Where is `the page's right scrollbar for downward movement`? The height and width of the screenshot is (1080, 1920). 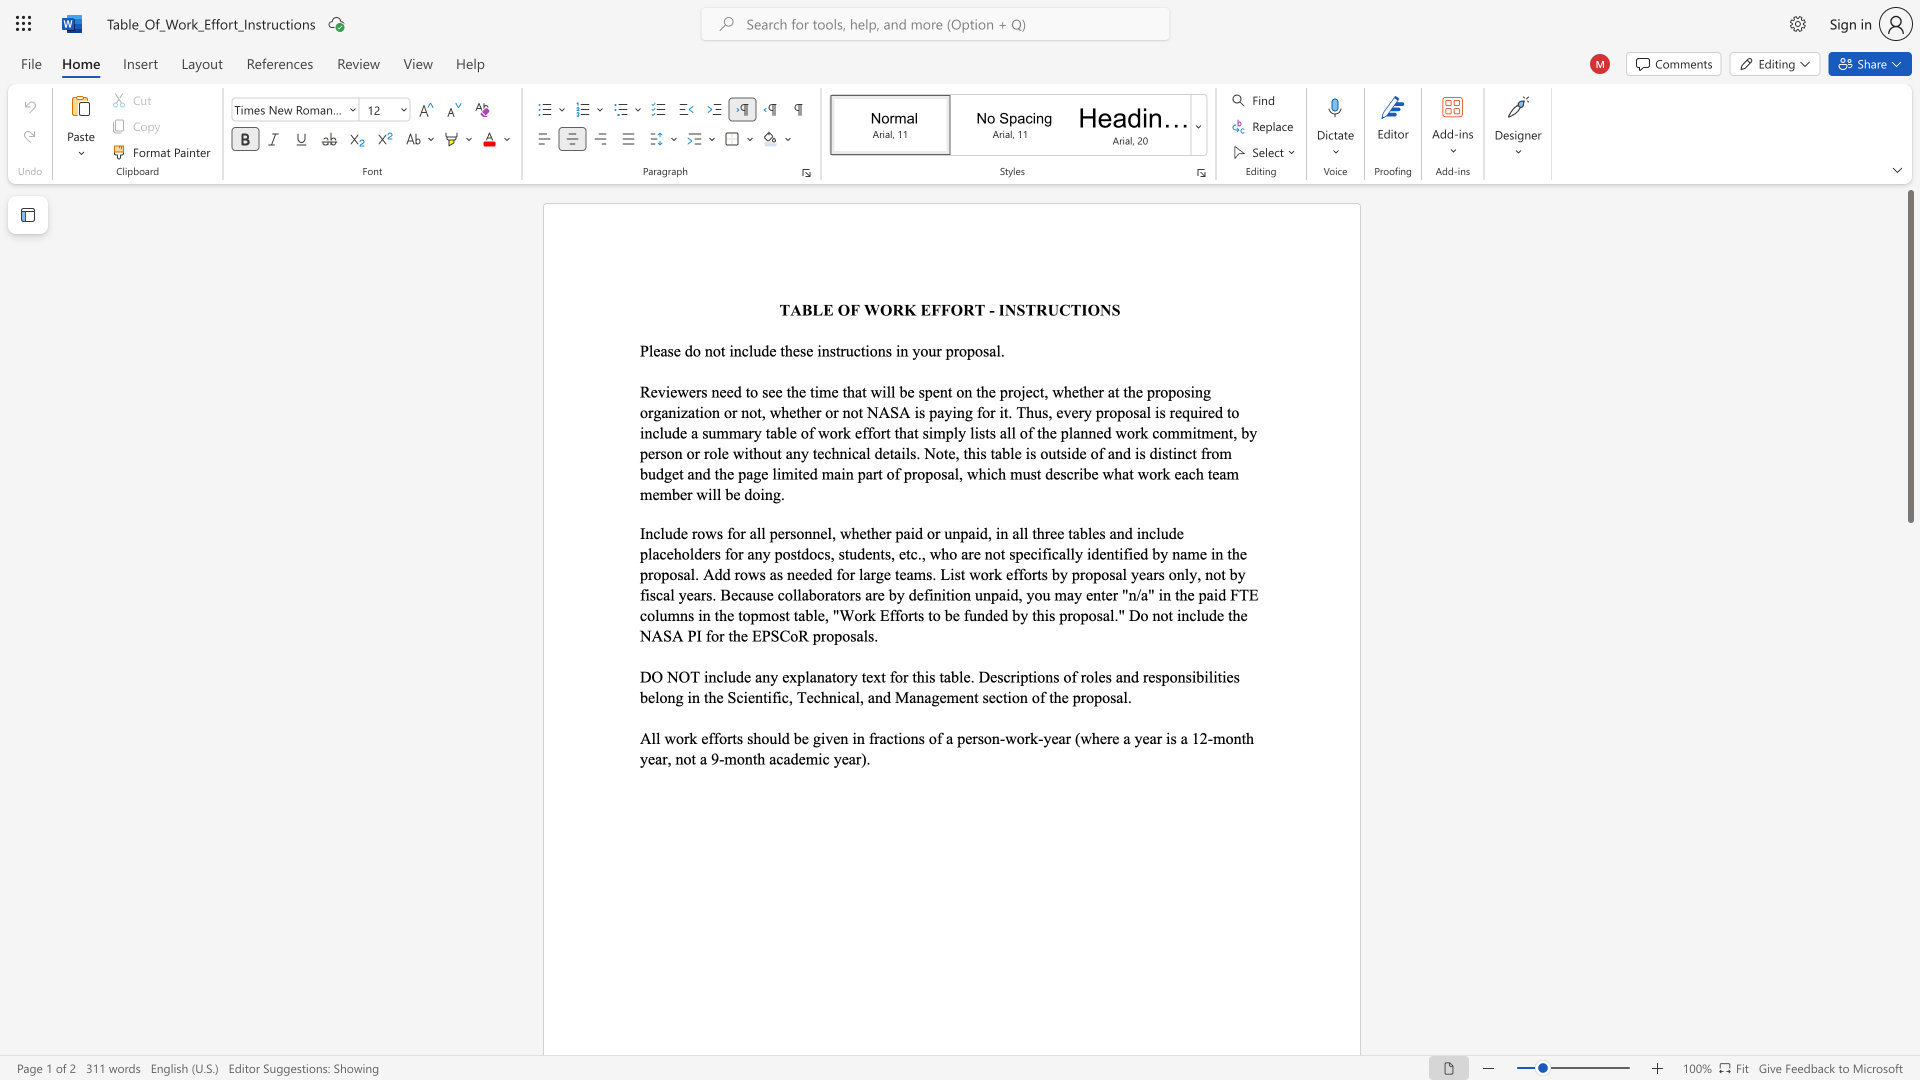 the page's right scrollbar for downward movement is located at coordinates (1909, 810).